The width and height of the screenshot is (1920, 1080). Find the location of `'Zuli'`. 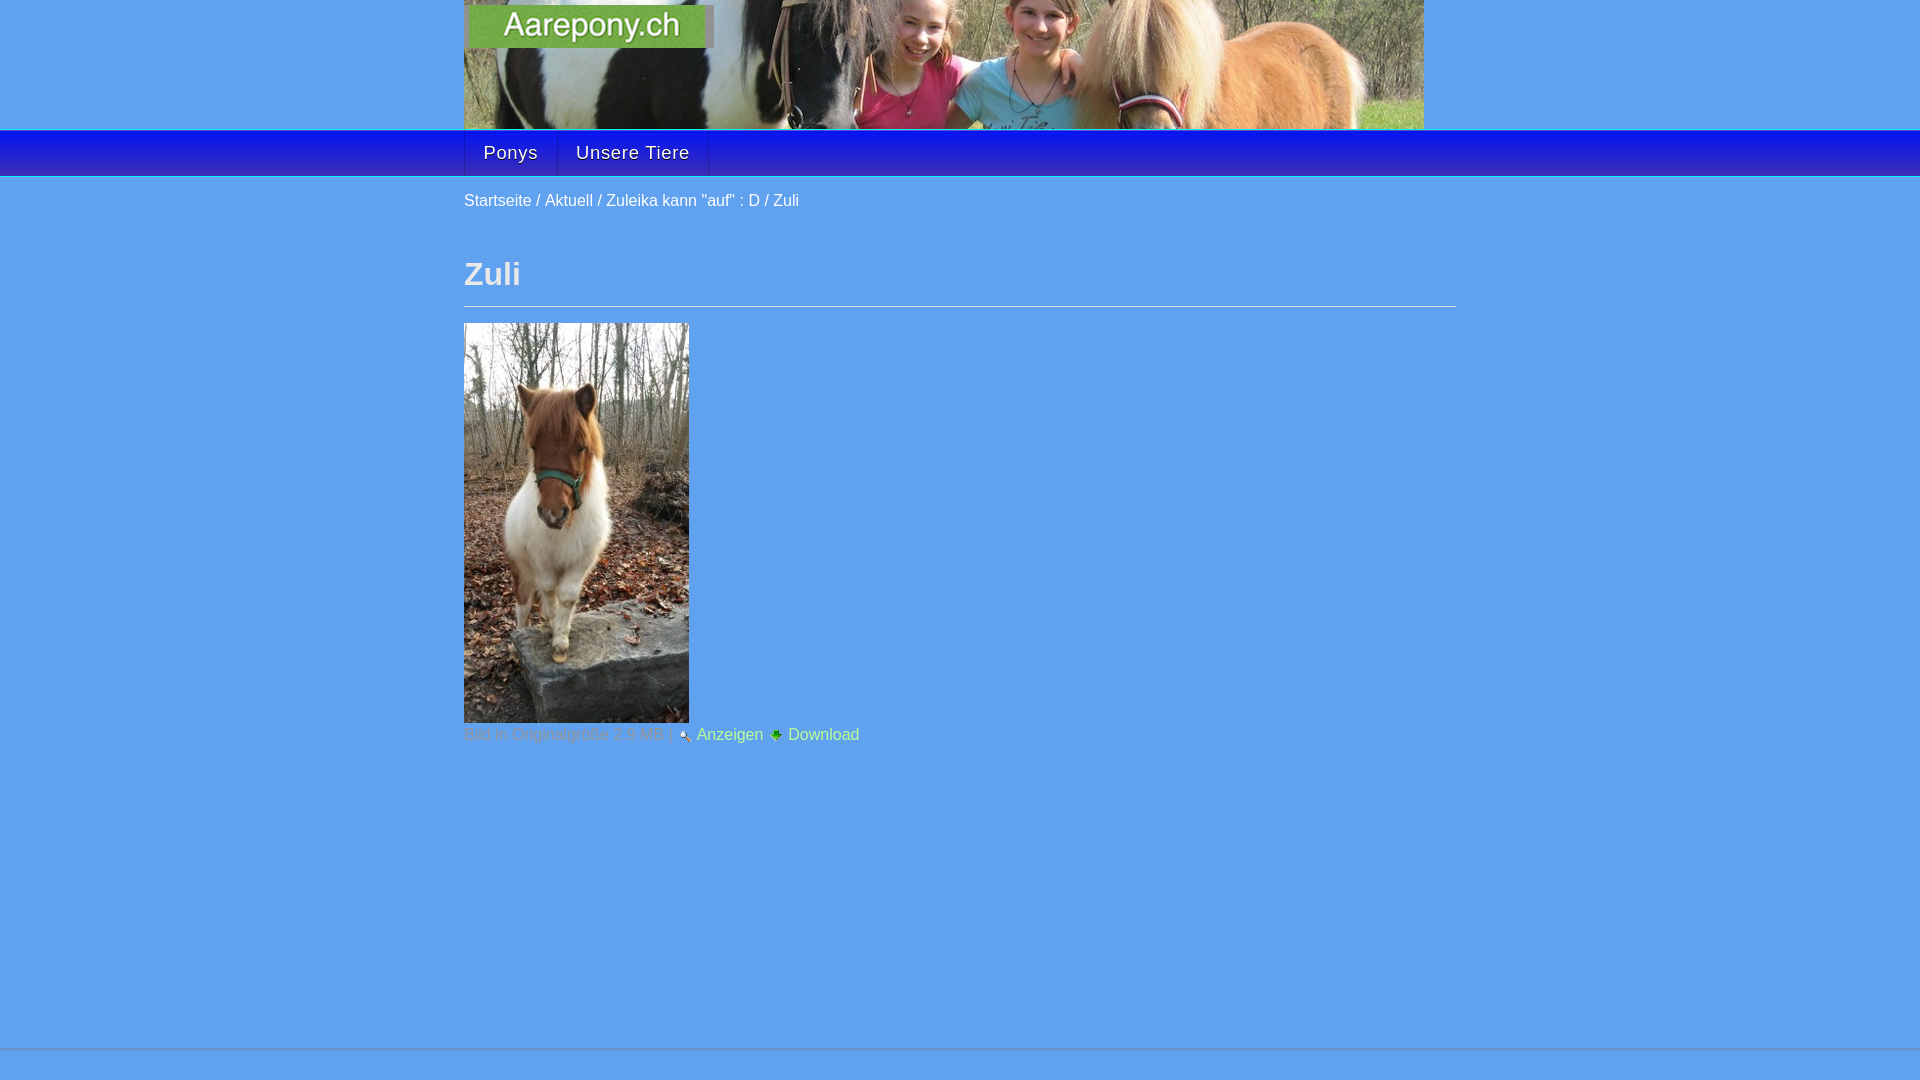

'Zuli' is located at coordinates (575, 522).